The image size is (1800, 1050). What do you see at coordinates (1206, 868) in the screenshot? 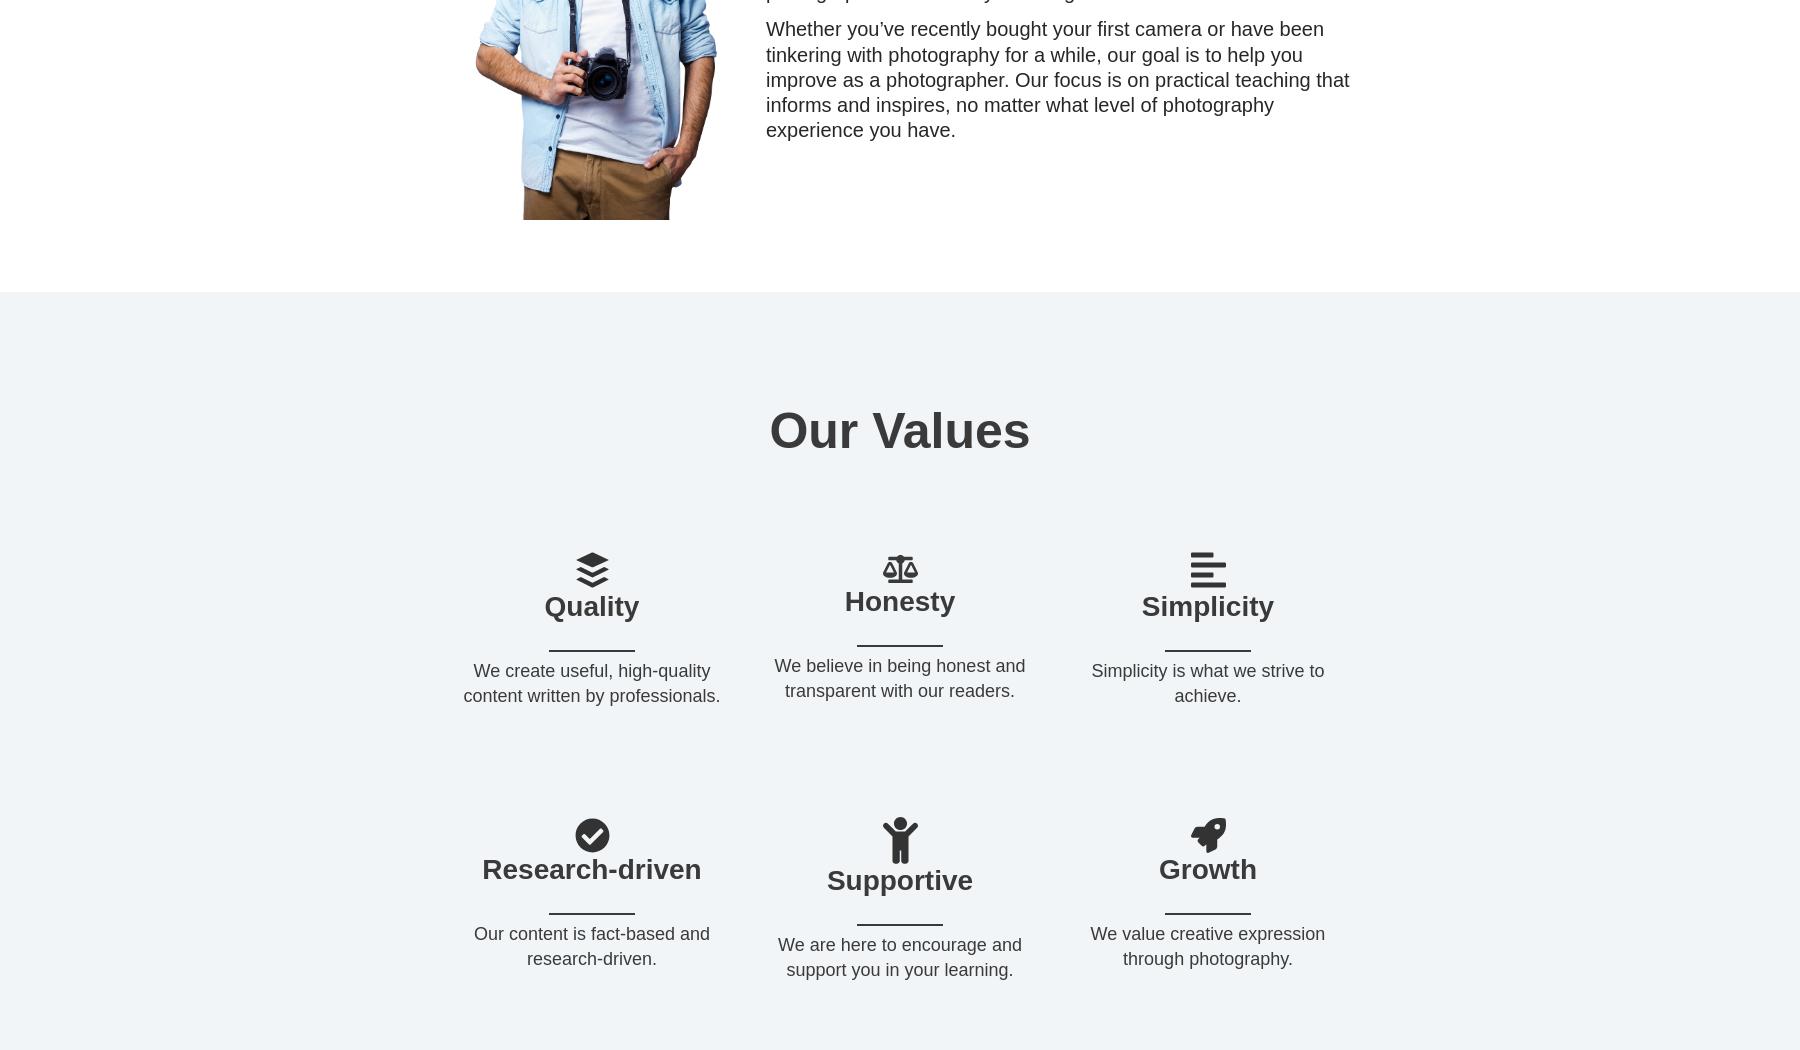
I see `'Growth'` at bounding box center [1206, 868].